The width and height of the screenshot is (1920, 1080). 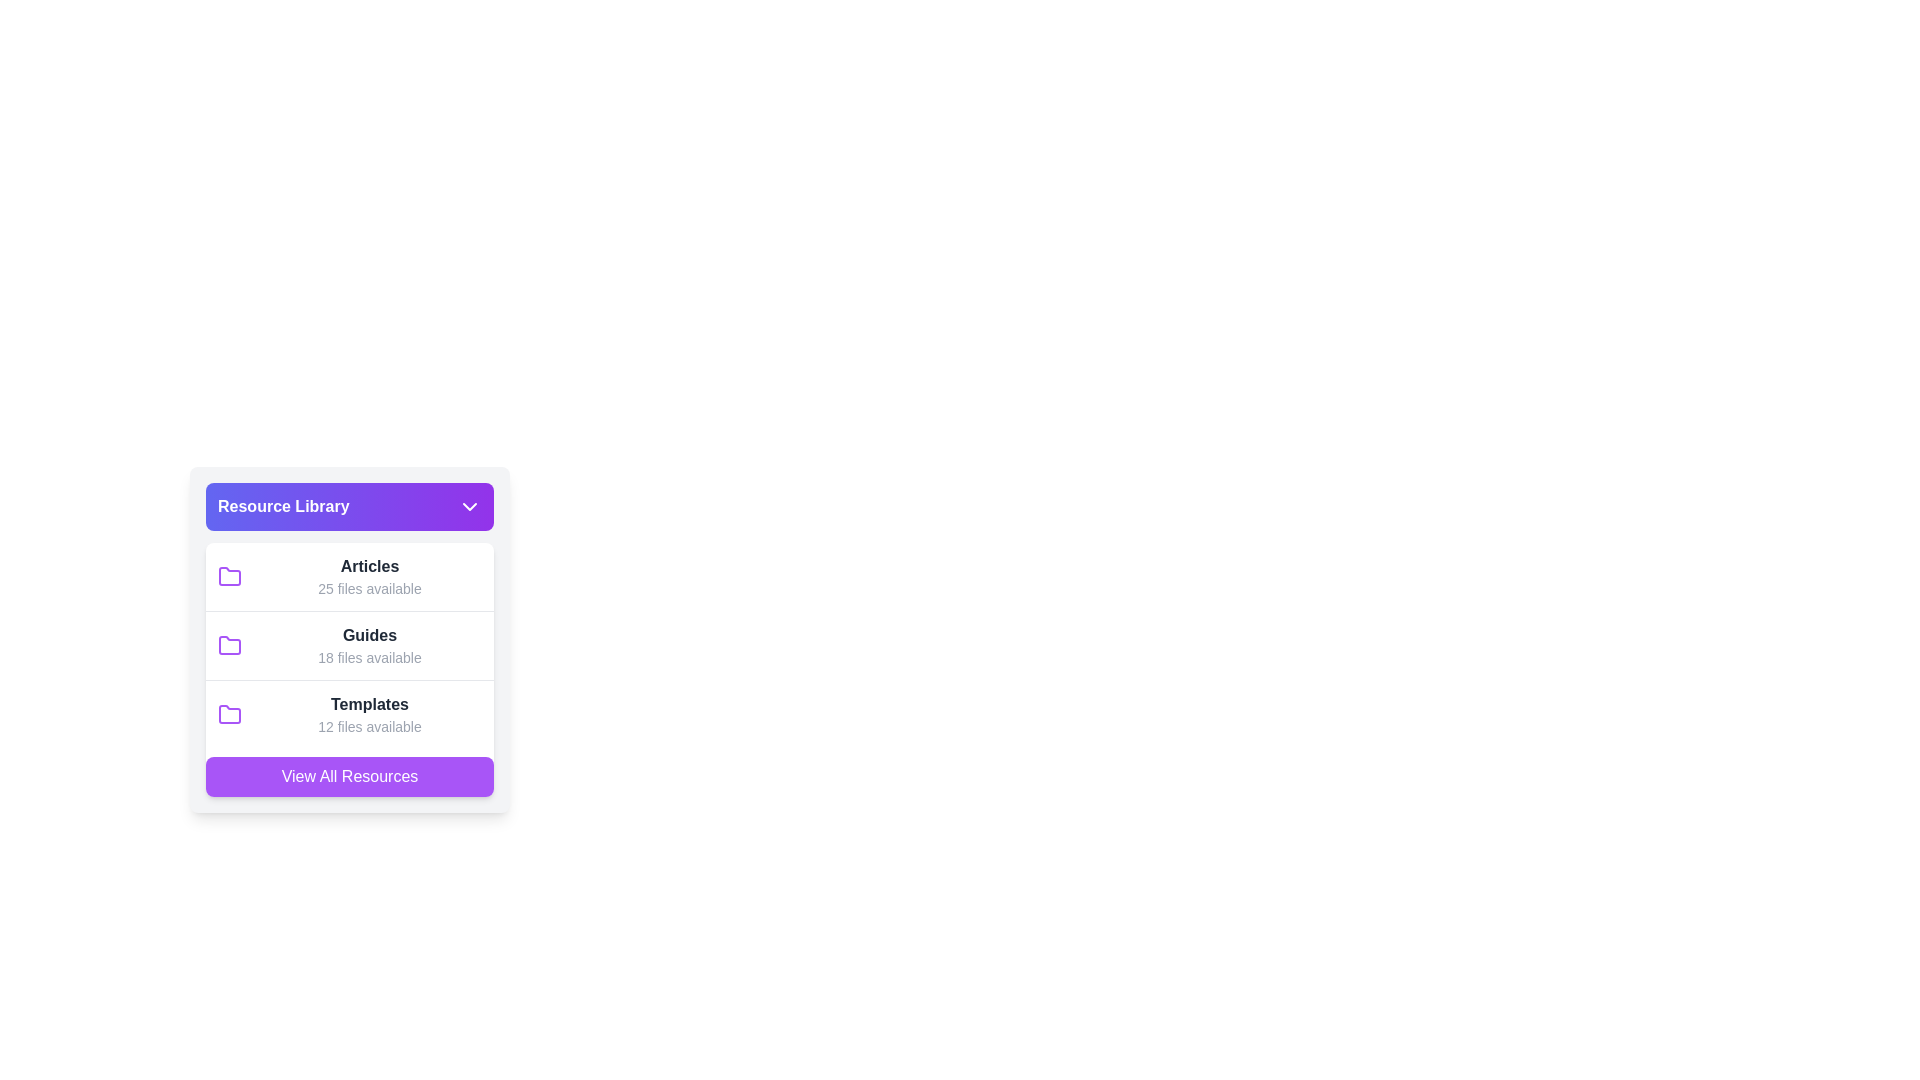 I want to click on the static text label reading '12 files available', which is styled in a small gray font and positioned directly underneath the 'Templates' heading, so click(x=369, y=726).